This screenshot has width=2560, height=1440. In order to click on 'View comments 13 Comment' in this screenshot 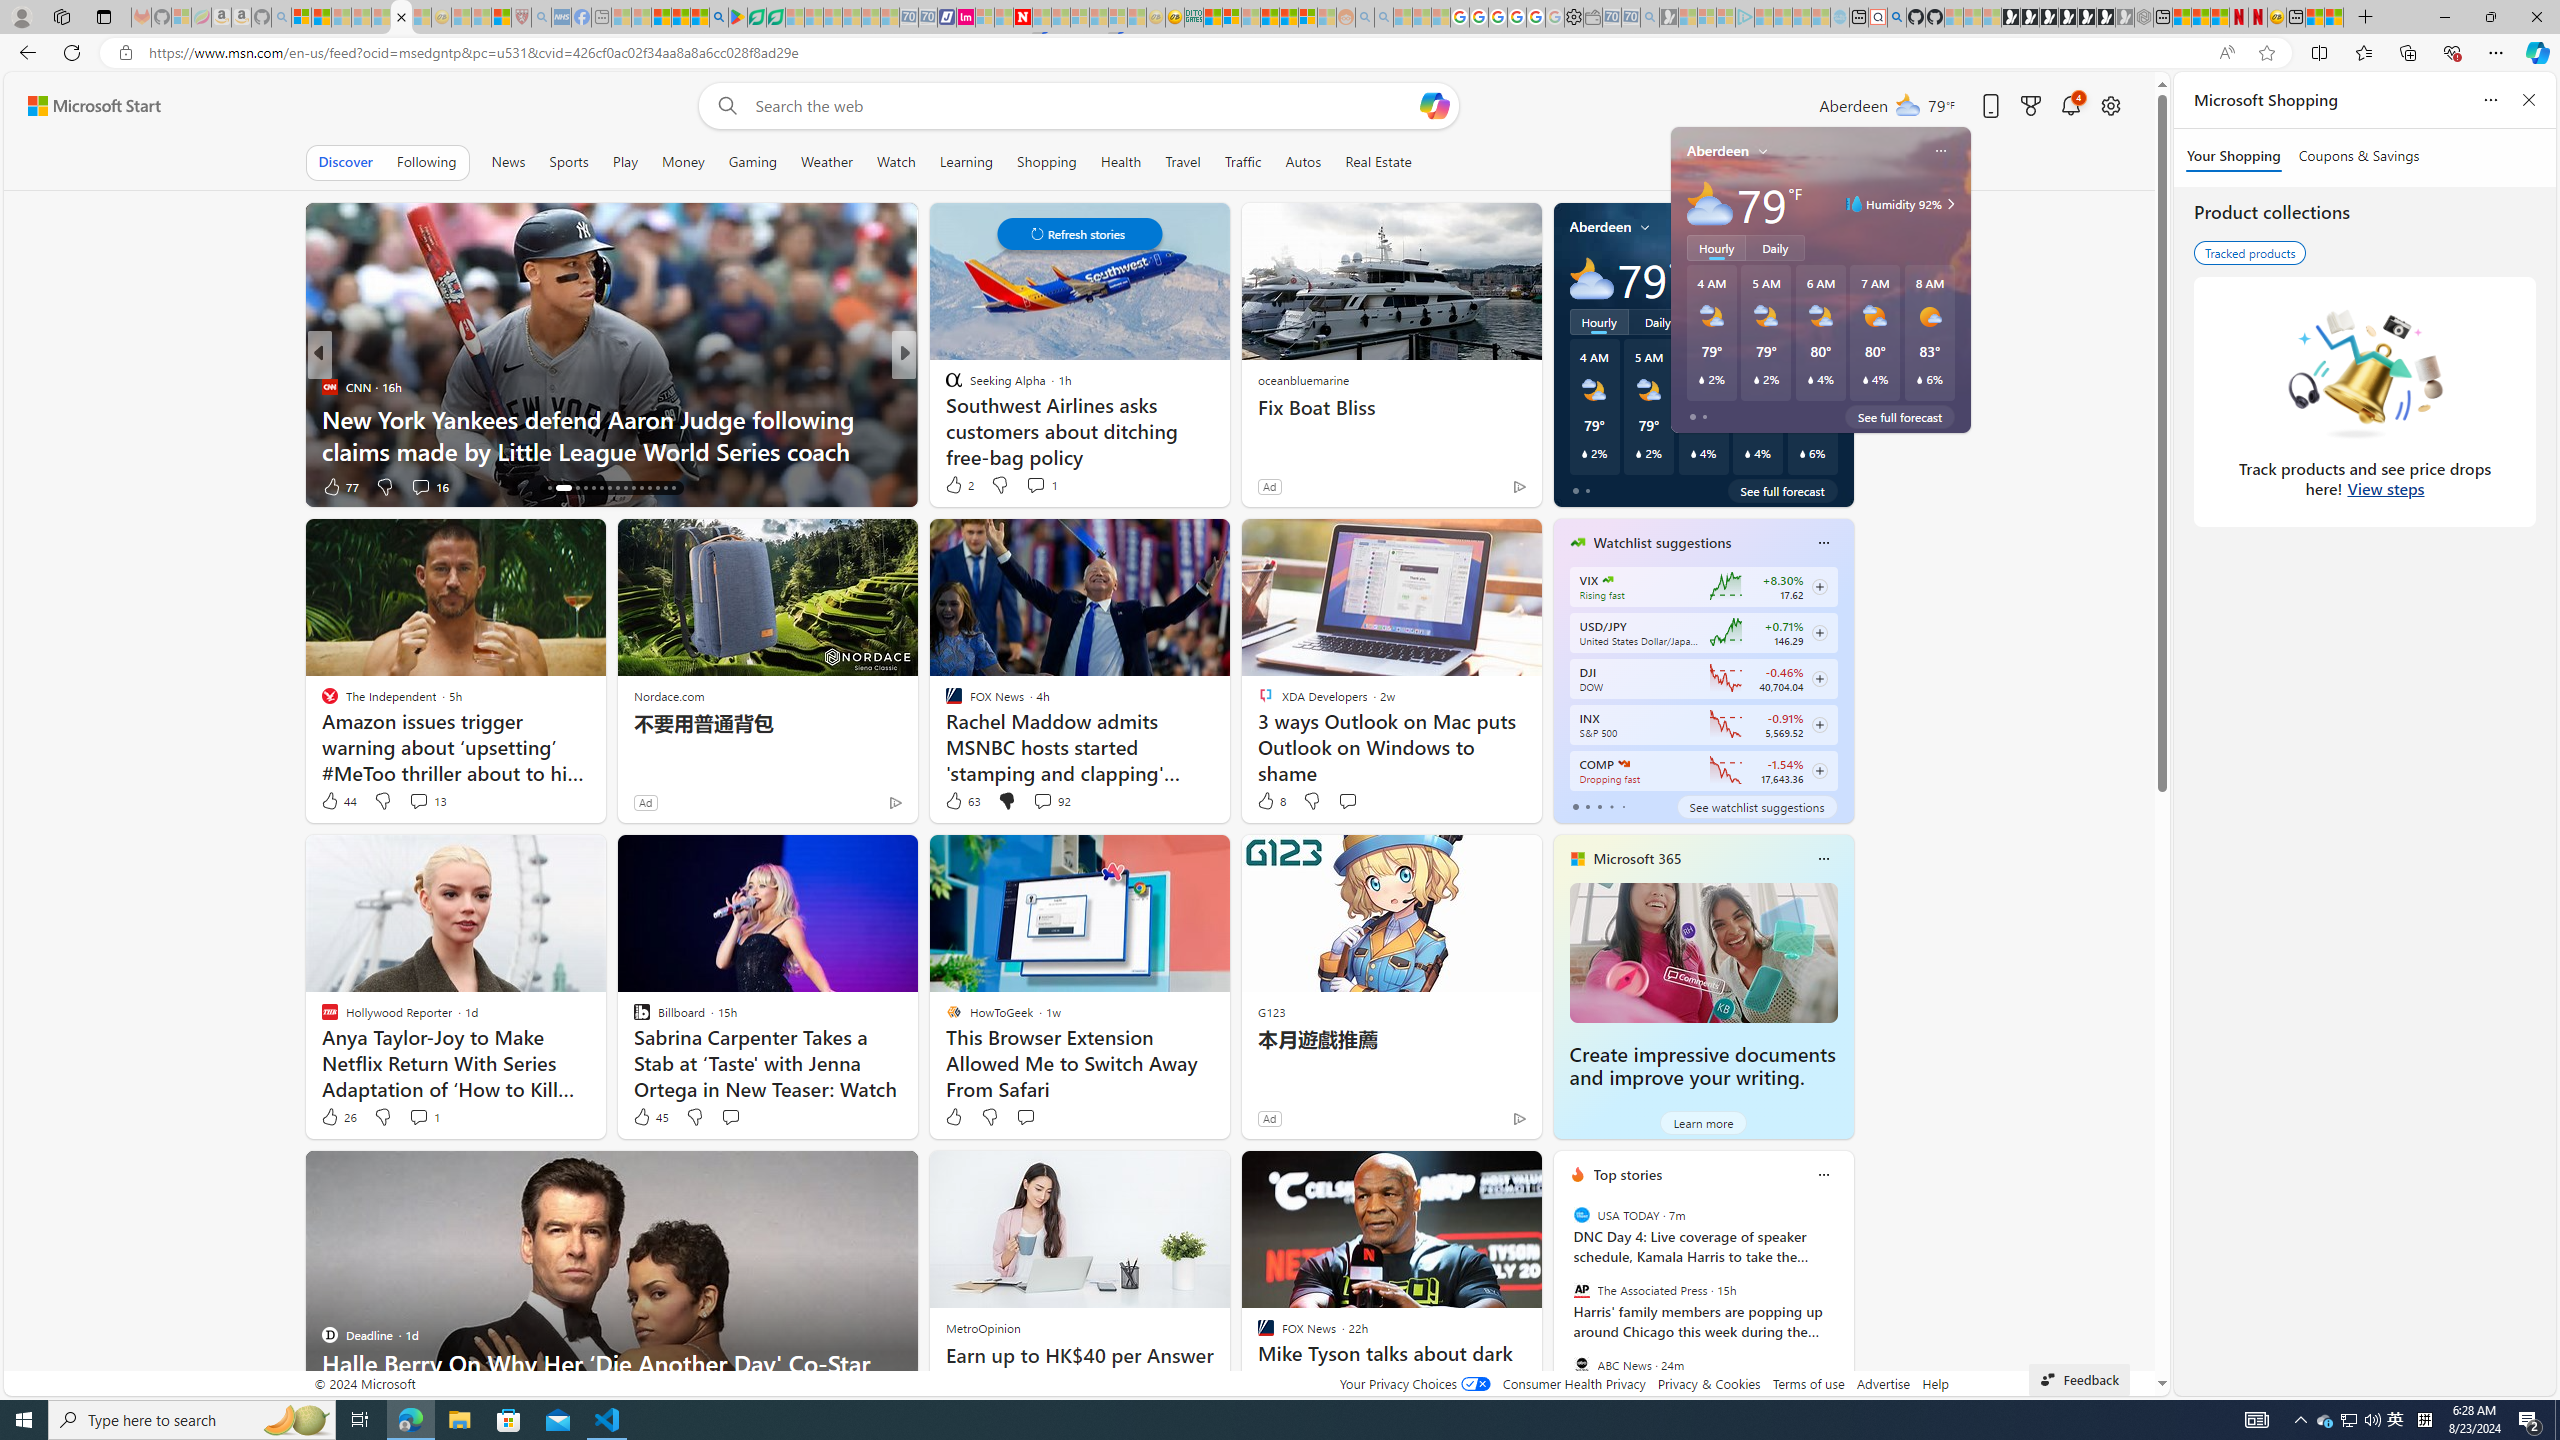, I will do `click(417, 800)`.